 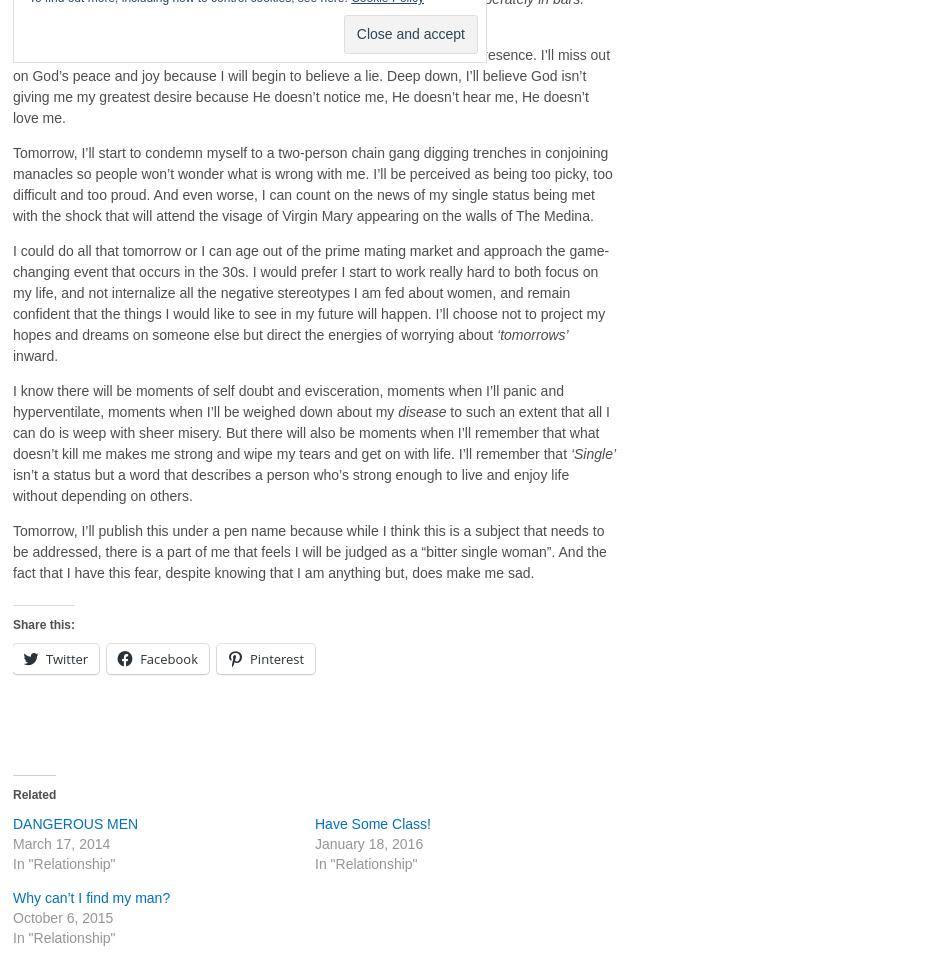 I want to click on 'disease', so click(x=421, y=410).